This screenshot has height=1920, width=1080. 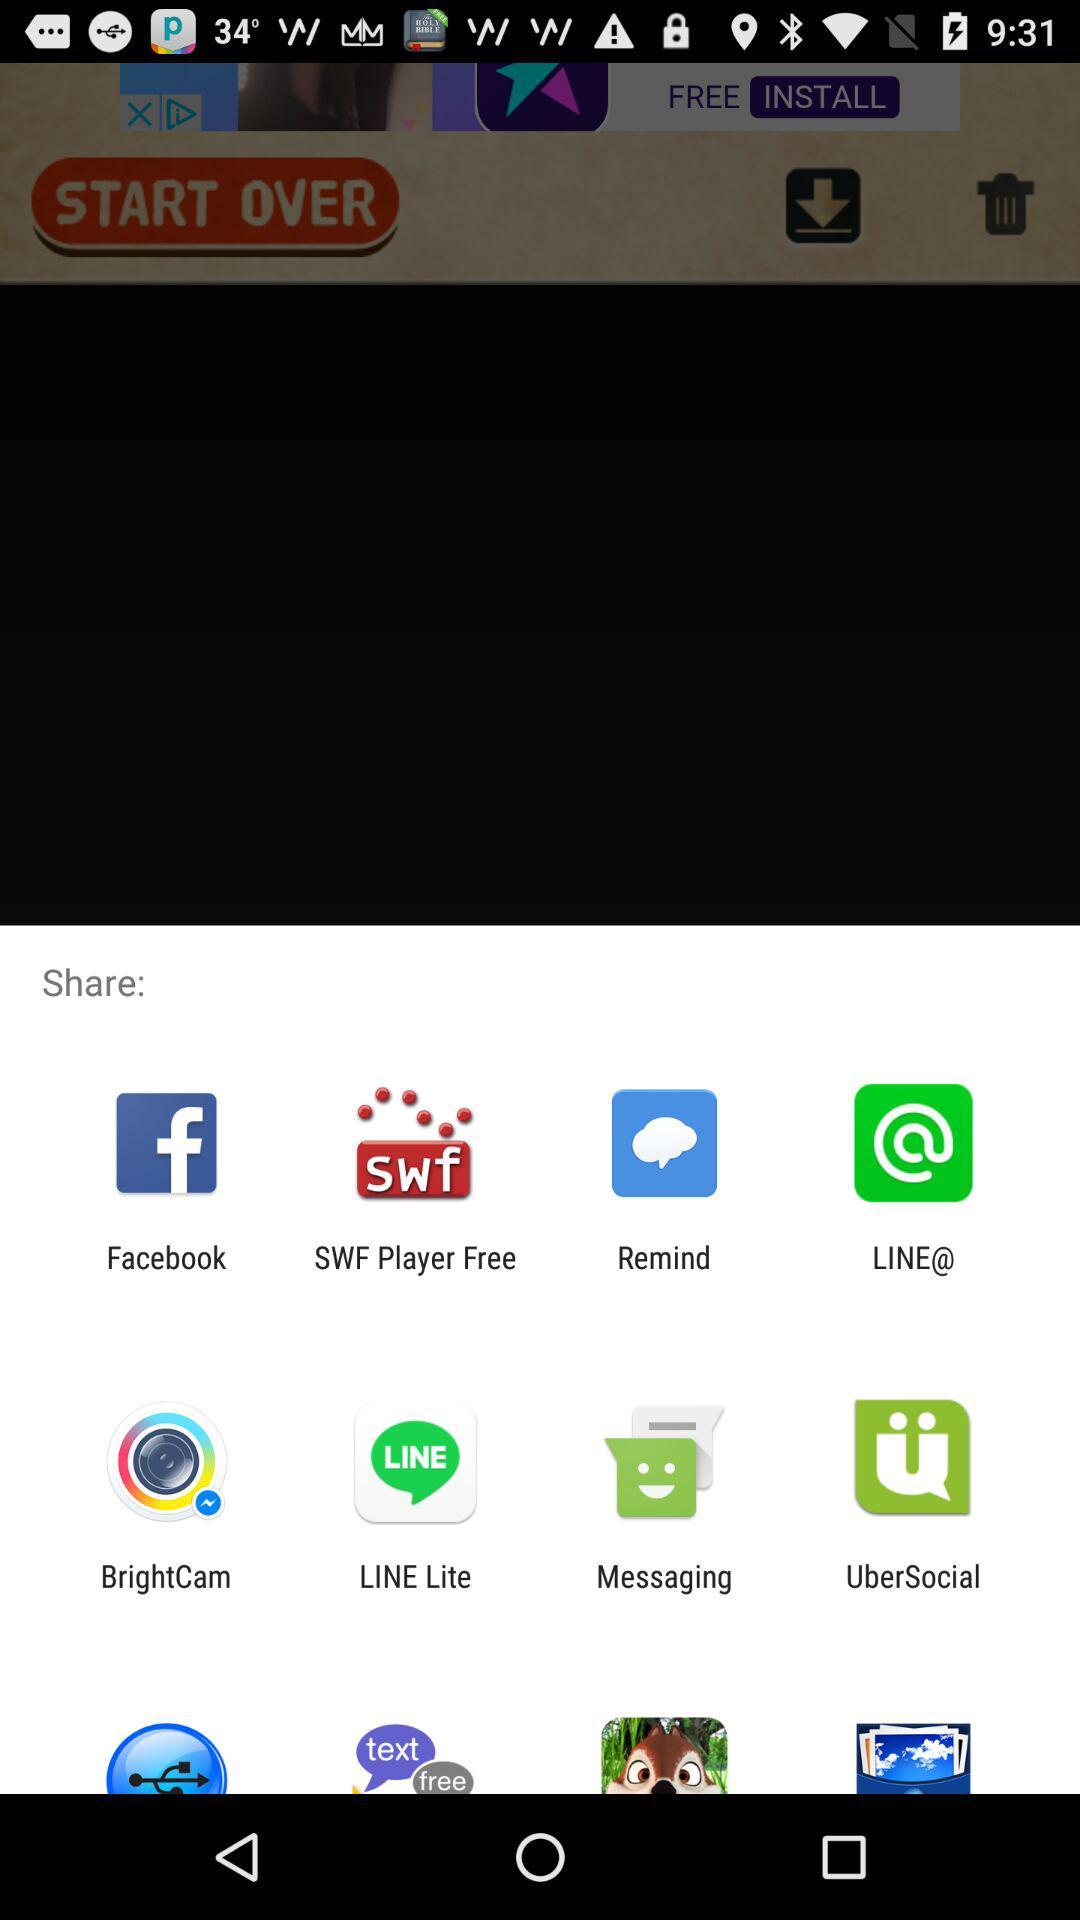 I want to click on icon to the right of the line lite item, so click(x=664, y=1592).